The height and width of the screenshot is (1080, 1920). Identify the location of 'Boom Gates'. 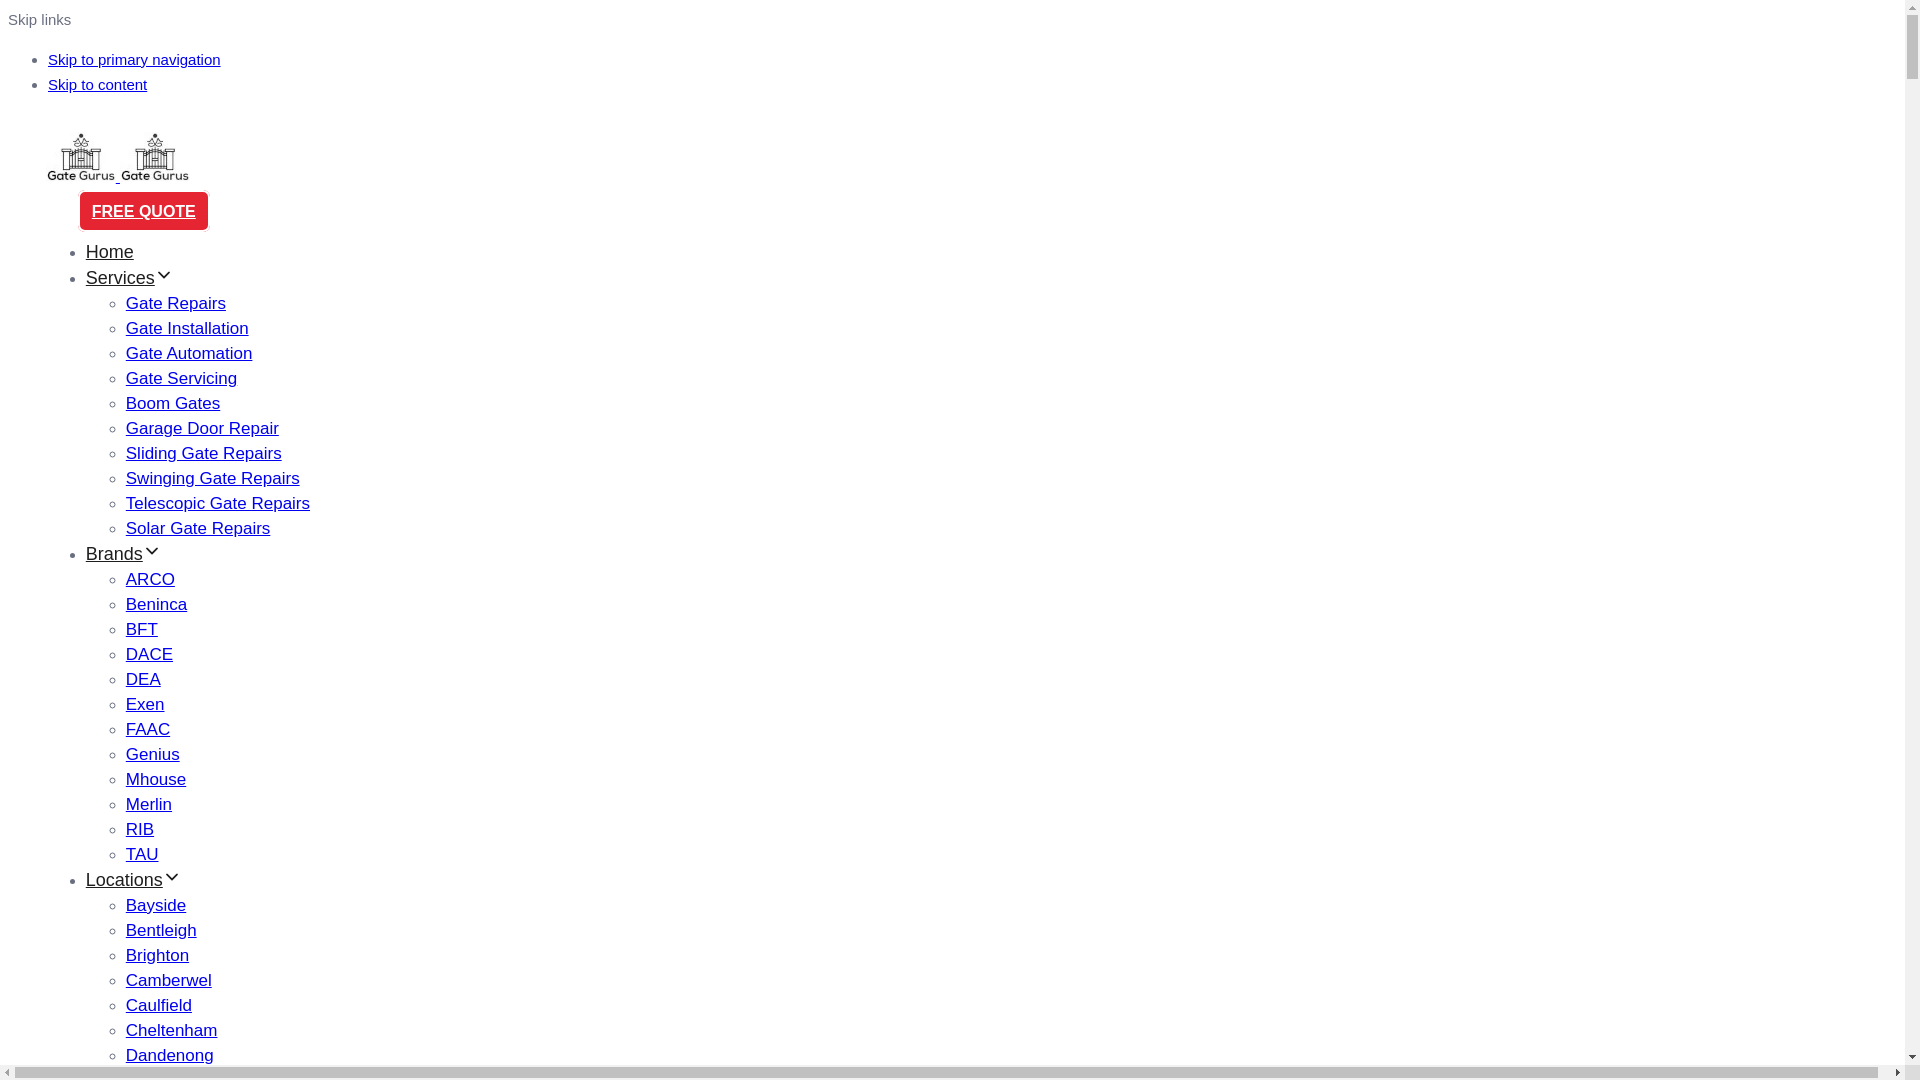
(173, 403).